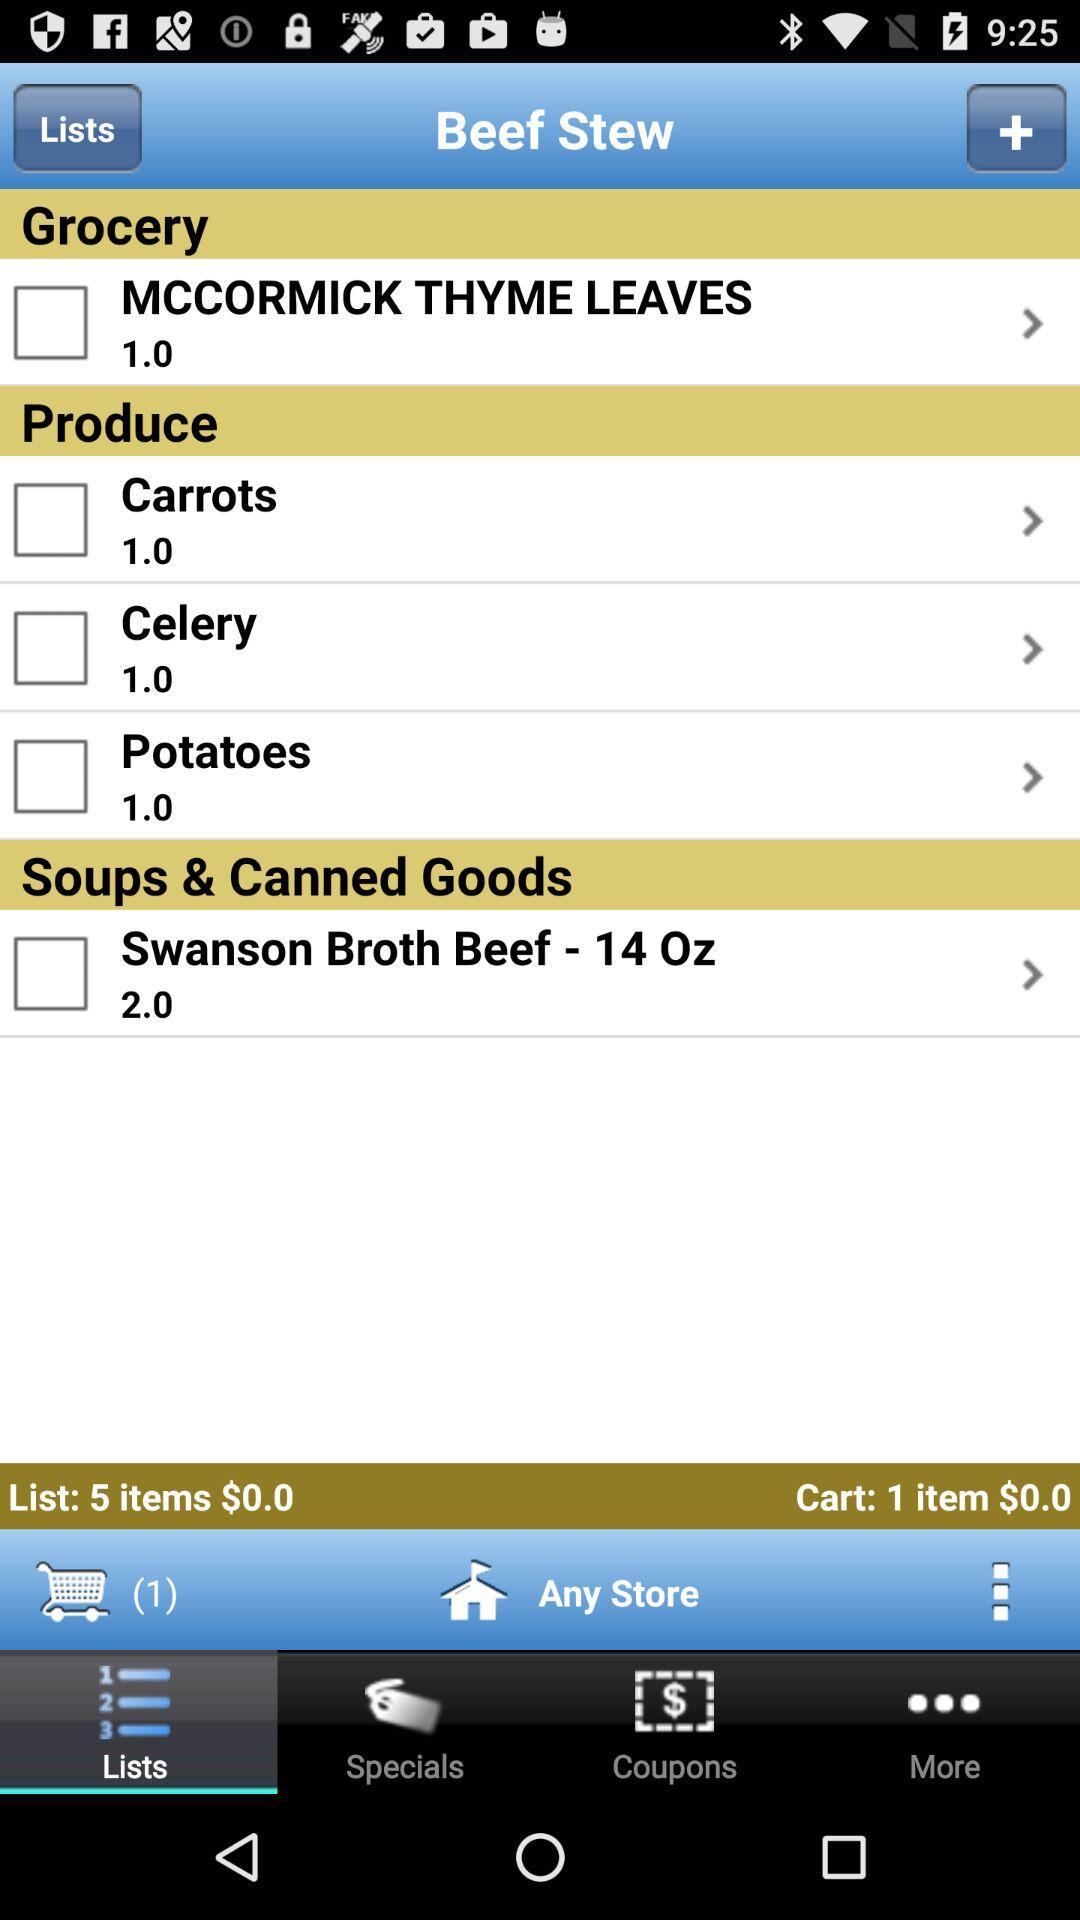  What do you see at coordinates (474, 1703) in the screenshot?
I see `the home icon` at bounding box center [474, 1703].